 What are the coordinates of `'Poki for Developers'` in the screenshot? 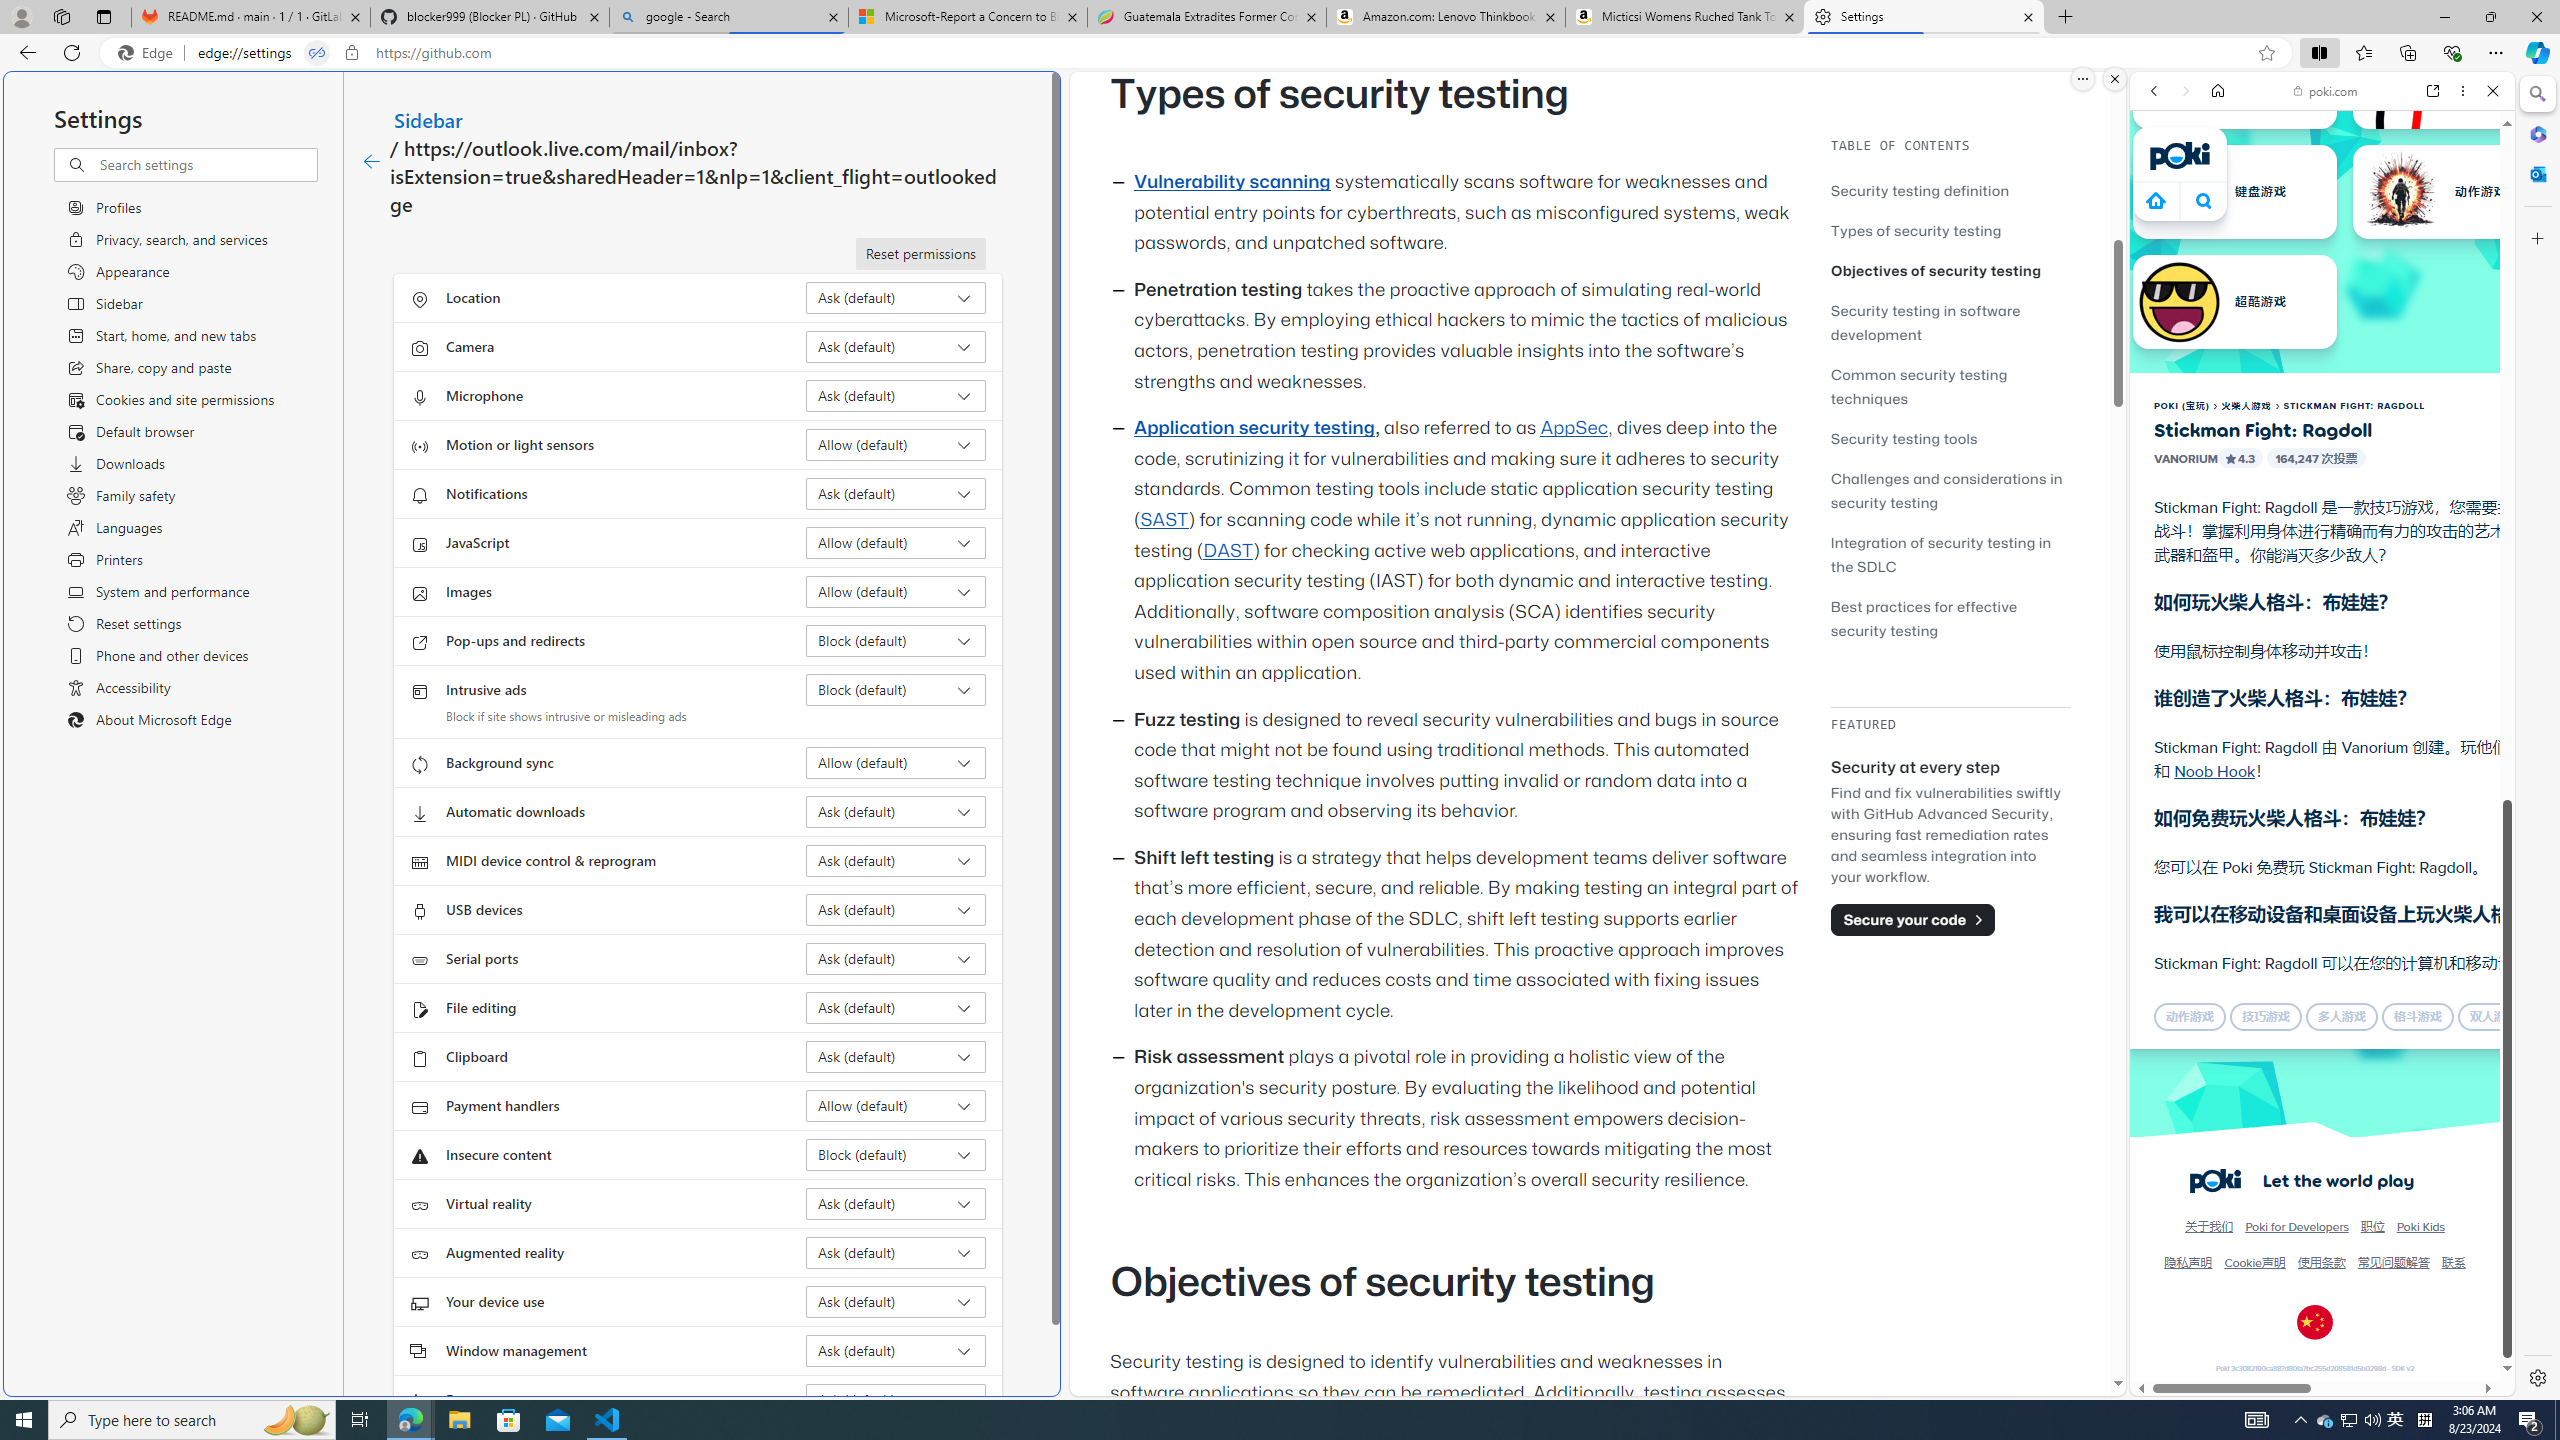 It's located at (2296, 1226).